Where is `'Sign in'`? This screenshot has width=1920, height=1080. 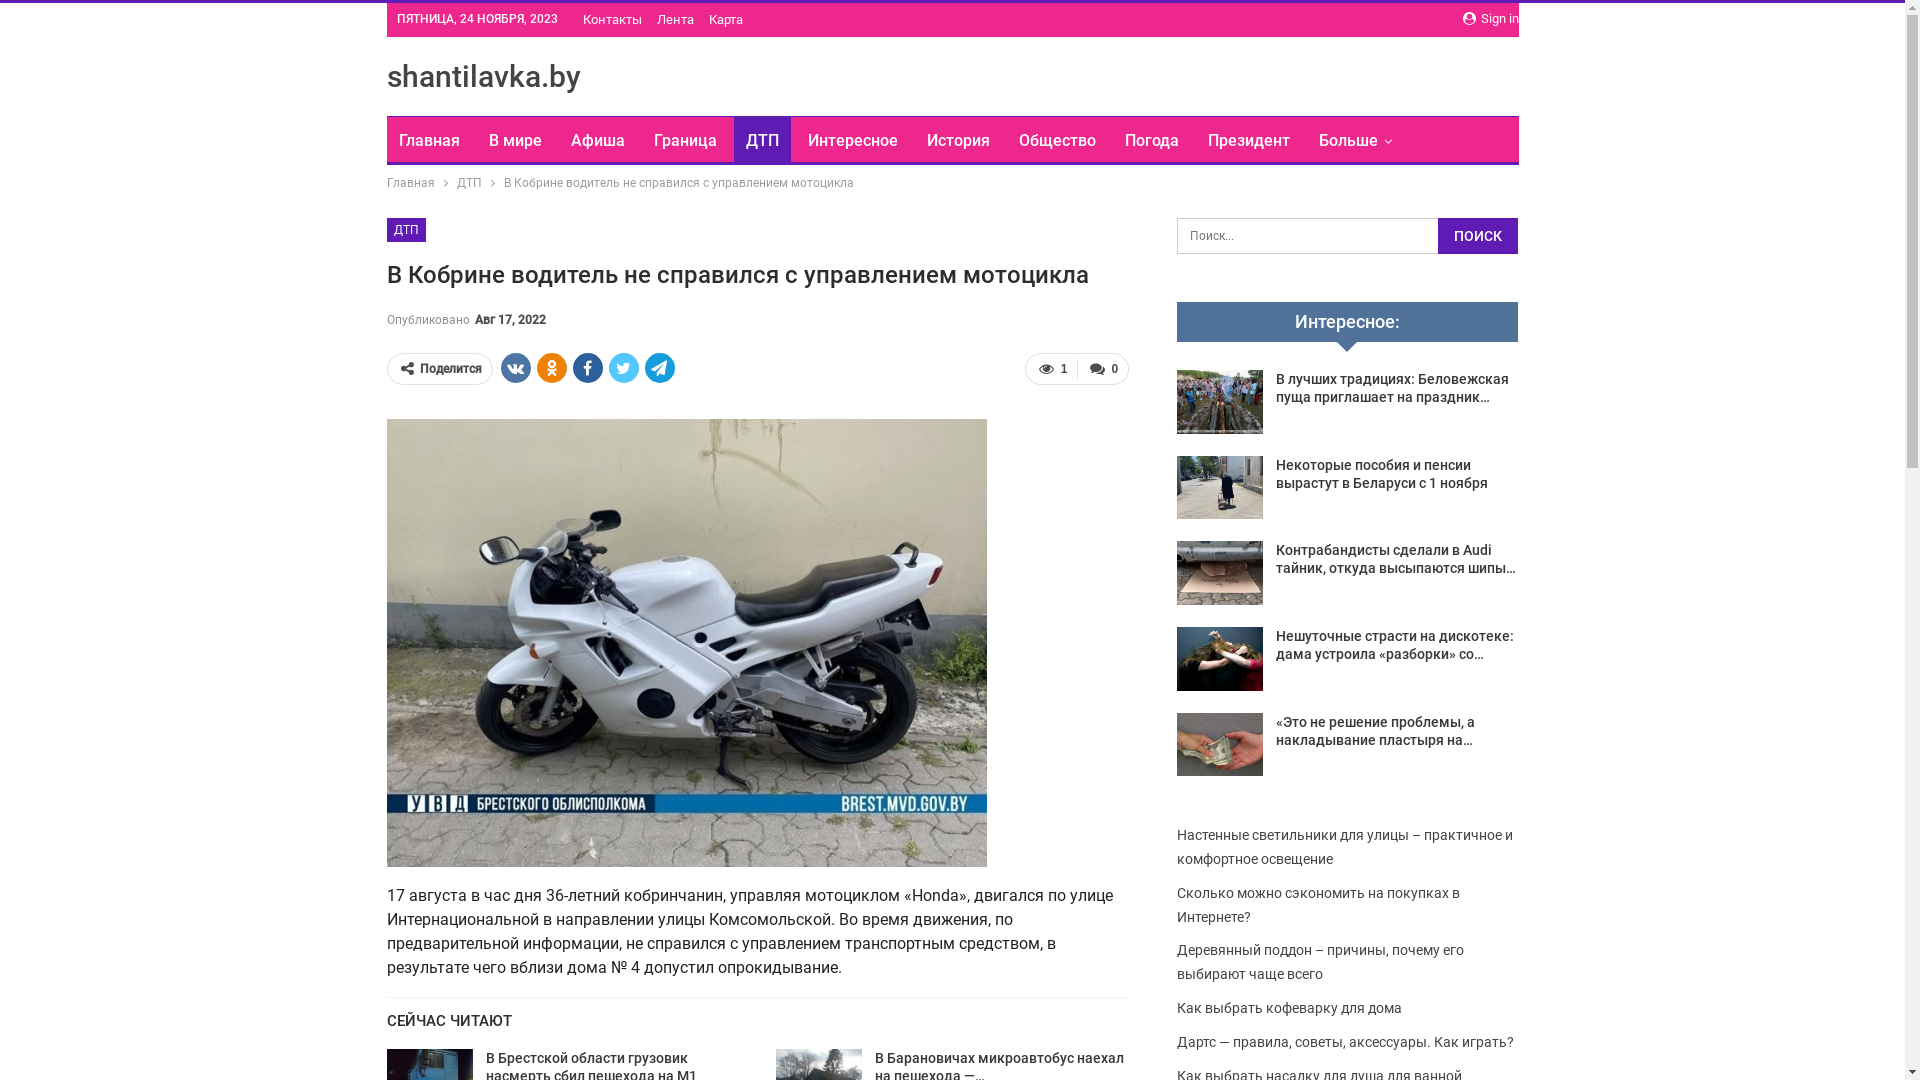 'Sign in' is located at coordinates (1462, 19).